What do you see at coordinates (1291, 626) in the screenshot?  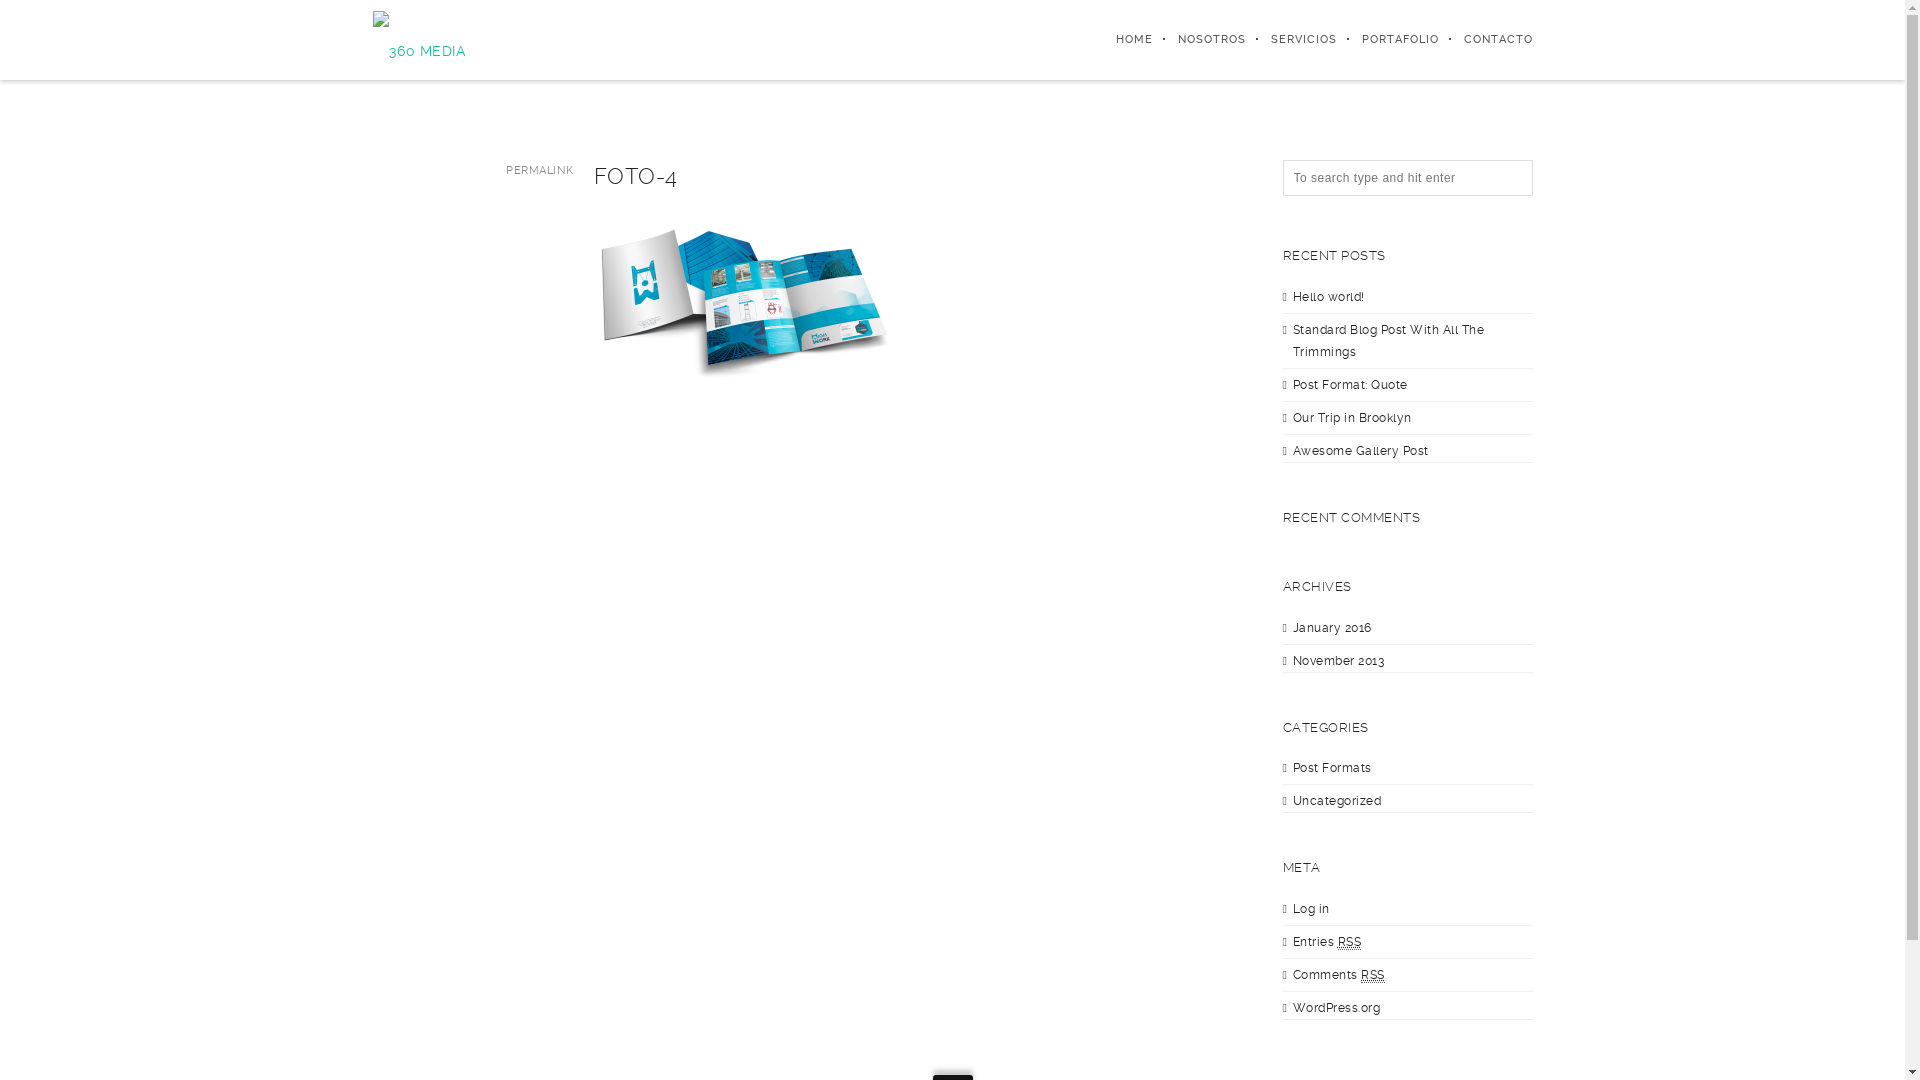 I see `'January 2016'` at bounding box center [1291, 626].